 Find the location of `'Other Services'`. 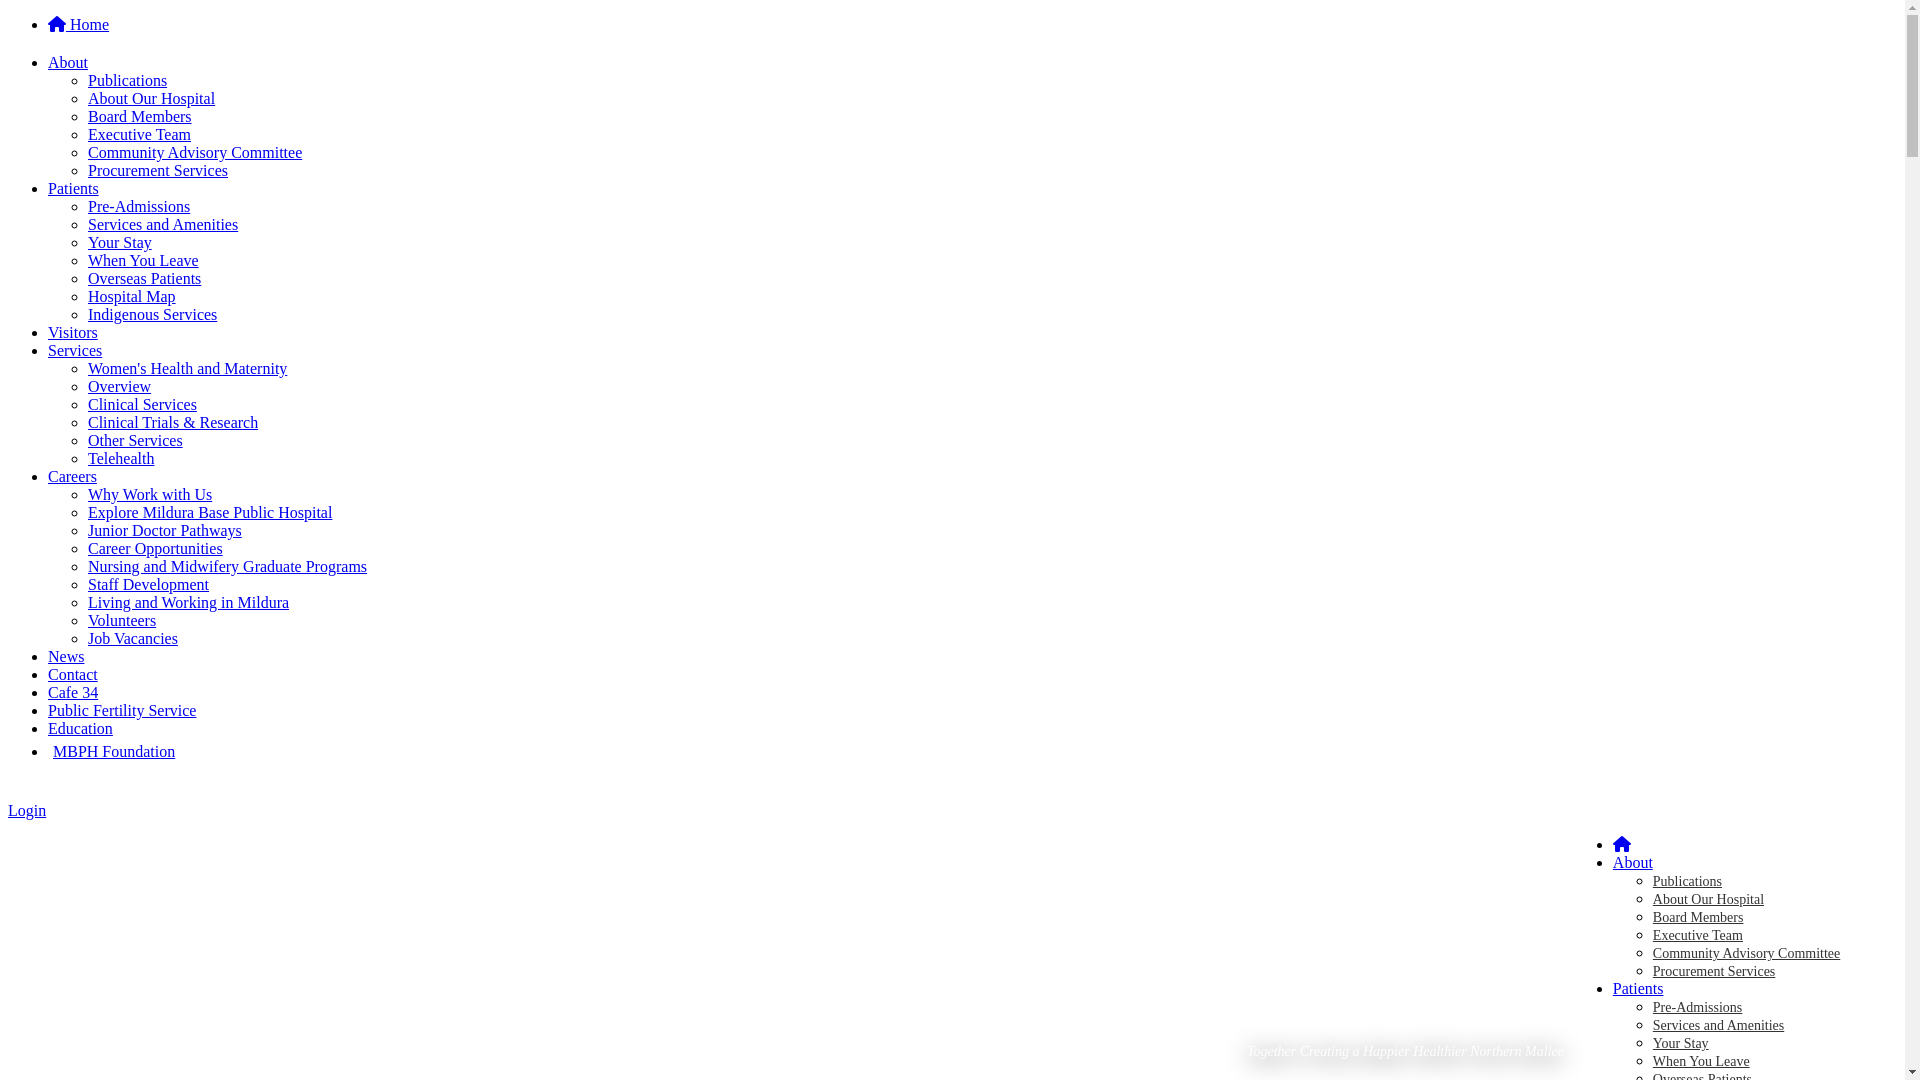

'Other Services' is located at coordinates (134, 439).